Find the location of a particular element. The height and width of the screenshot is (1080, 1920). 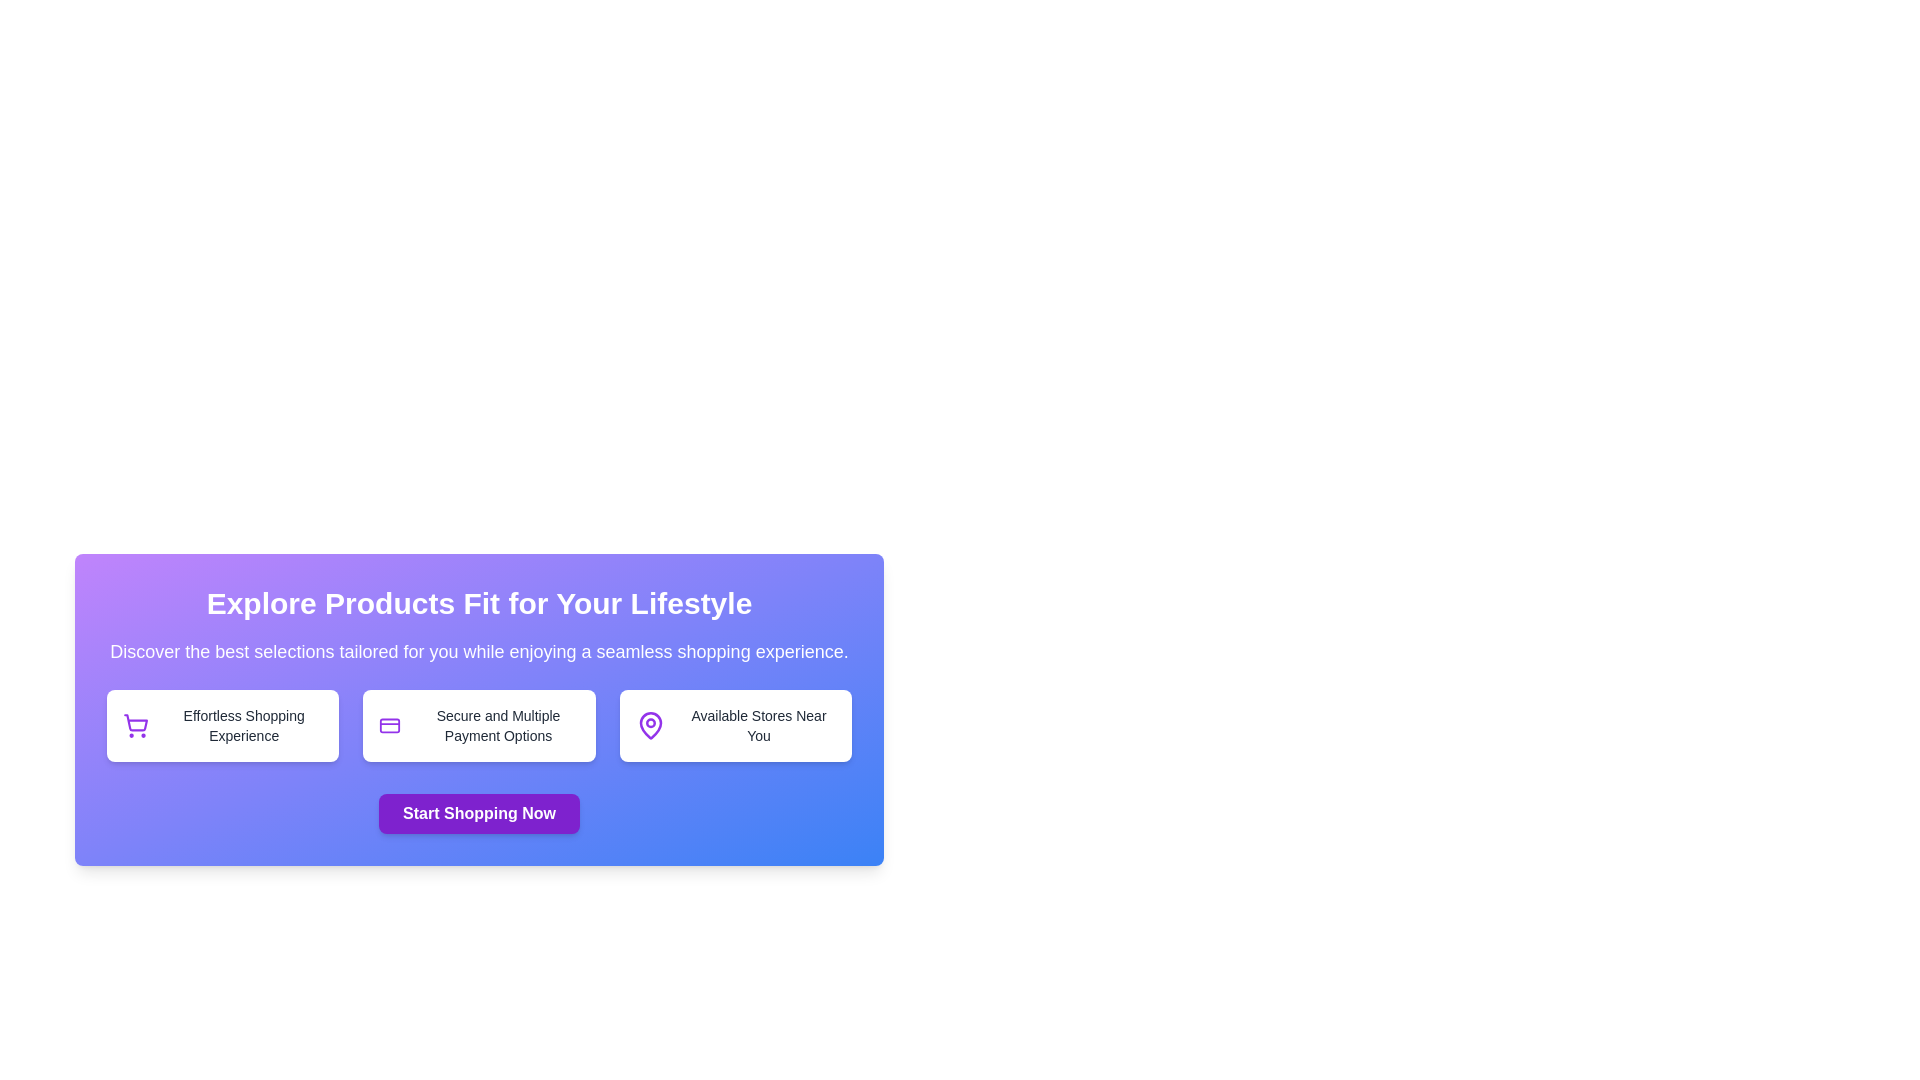

the secure payment options icon located within the second option box labeled 'Secure and Multiple Payment Options', positioned between the 'Effortless Shopping Experience' and 'Available Stores Near You' icons is located at coordinates (390, 725).